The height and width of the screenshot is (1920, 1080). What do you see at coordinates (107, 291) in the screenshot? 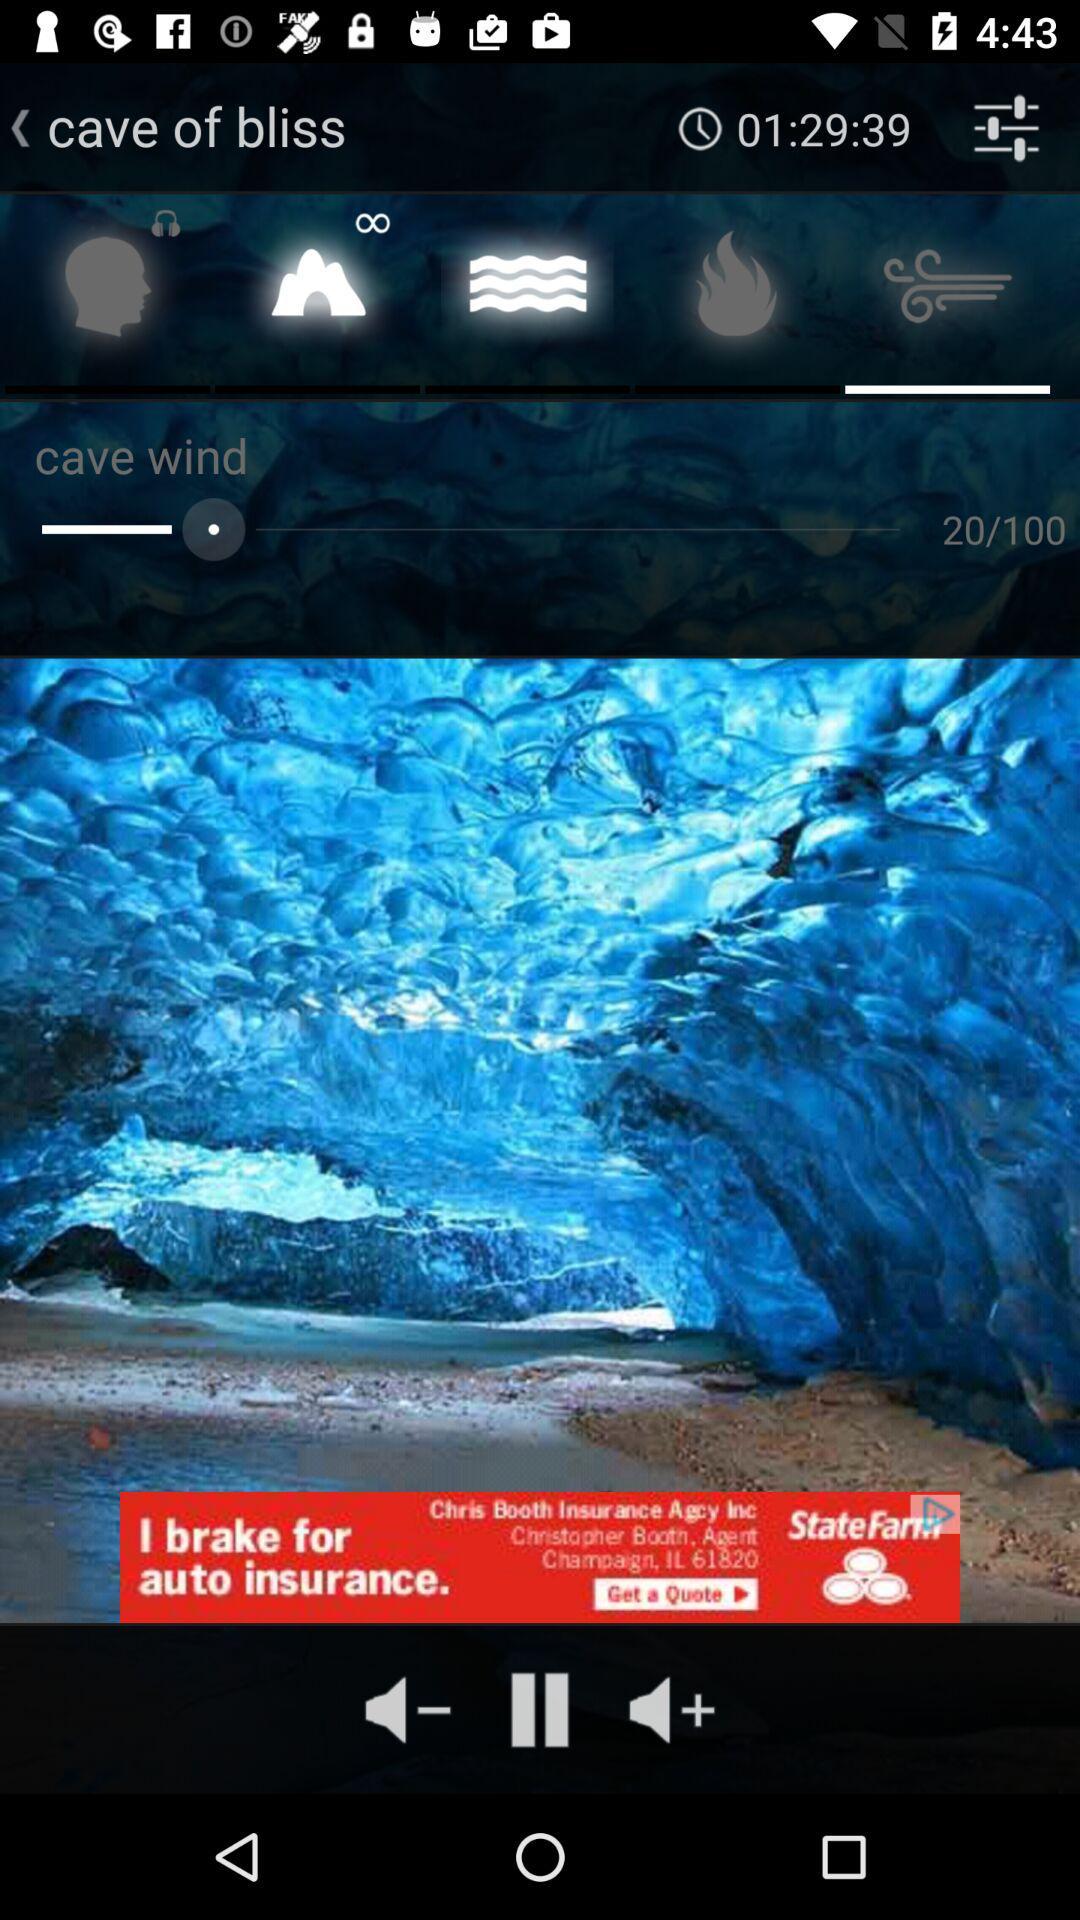
I see `game option` at bounding box center [107, 291].